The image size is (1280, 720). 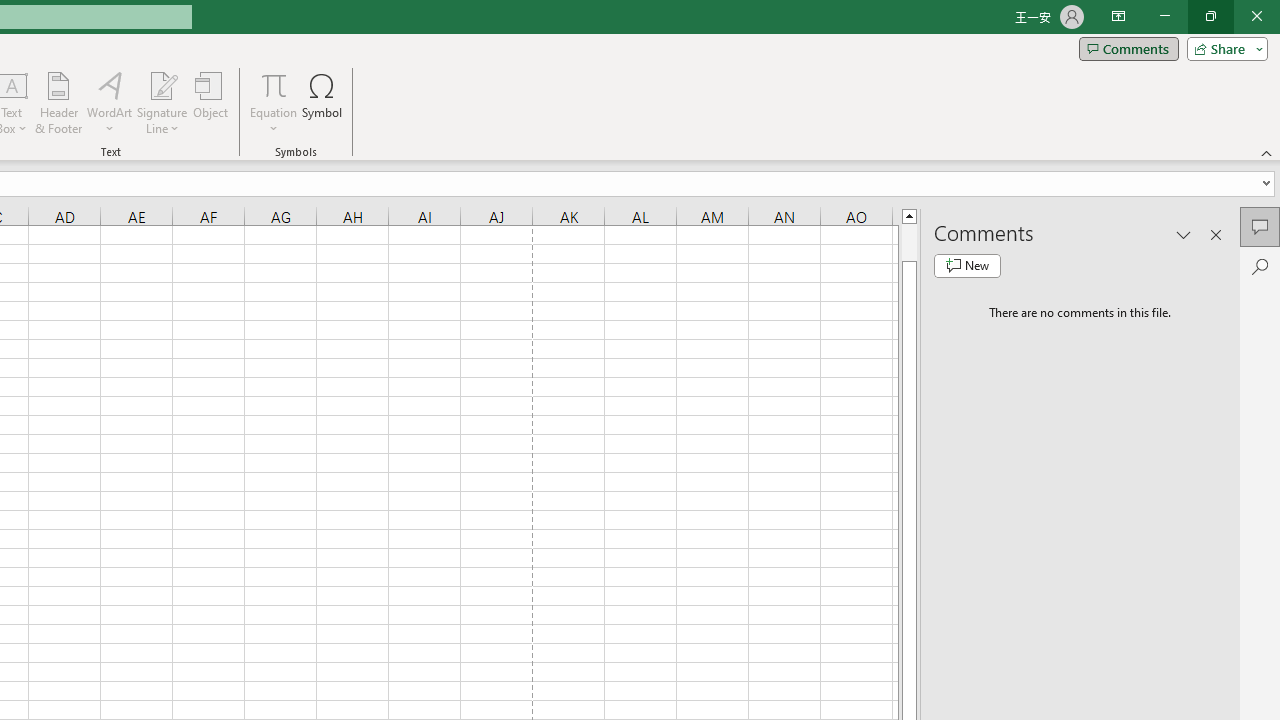 What do you see at coordinates (161, 103) in the screenshot?
I see `'Signature Line'` at bounding box center [161, 103].